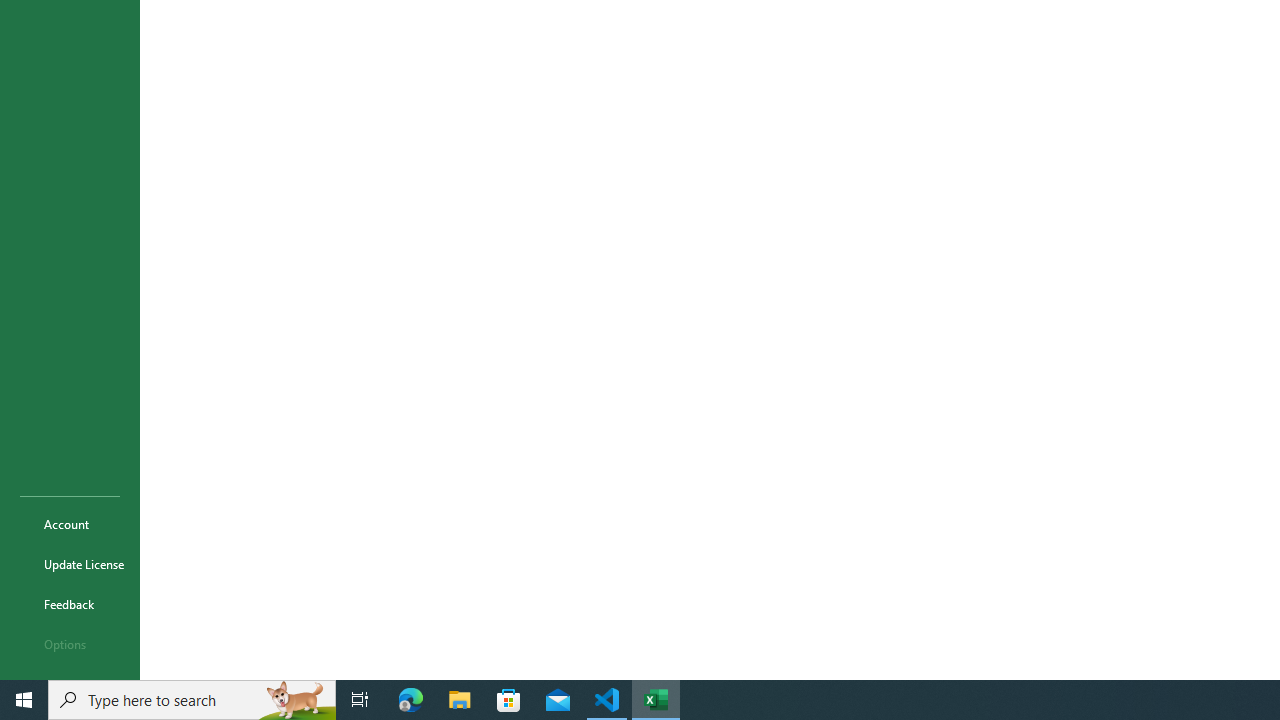 The image size is (1280, 720). Describe the element at coordinates (606, 698) in the screenshot. I see `'Visual Studio Code - 1 running window'` at that location.